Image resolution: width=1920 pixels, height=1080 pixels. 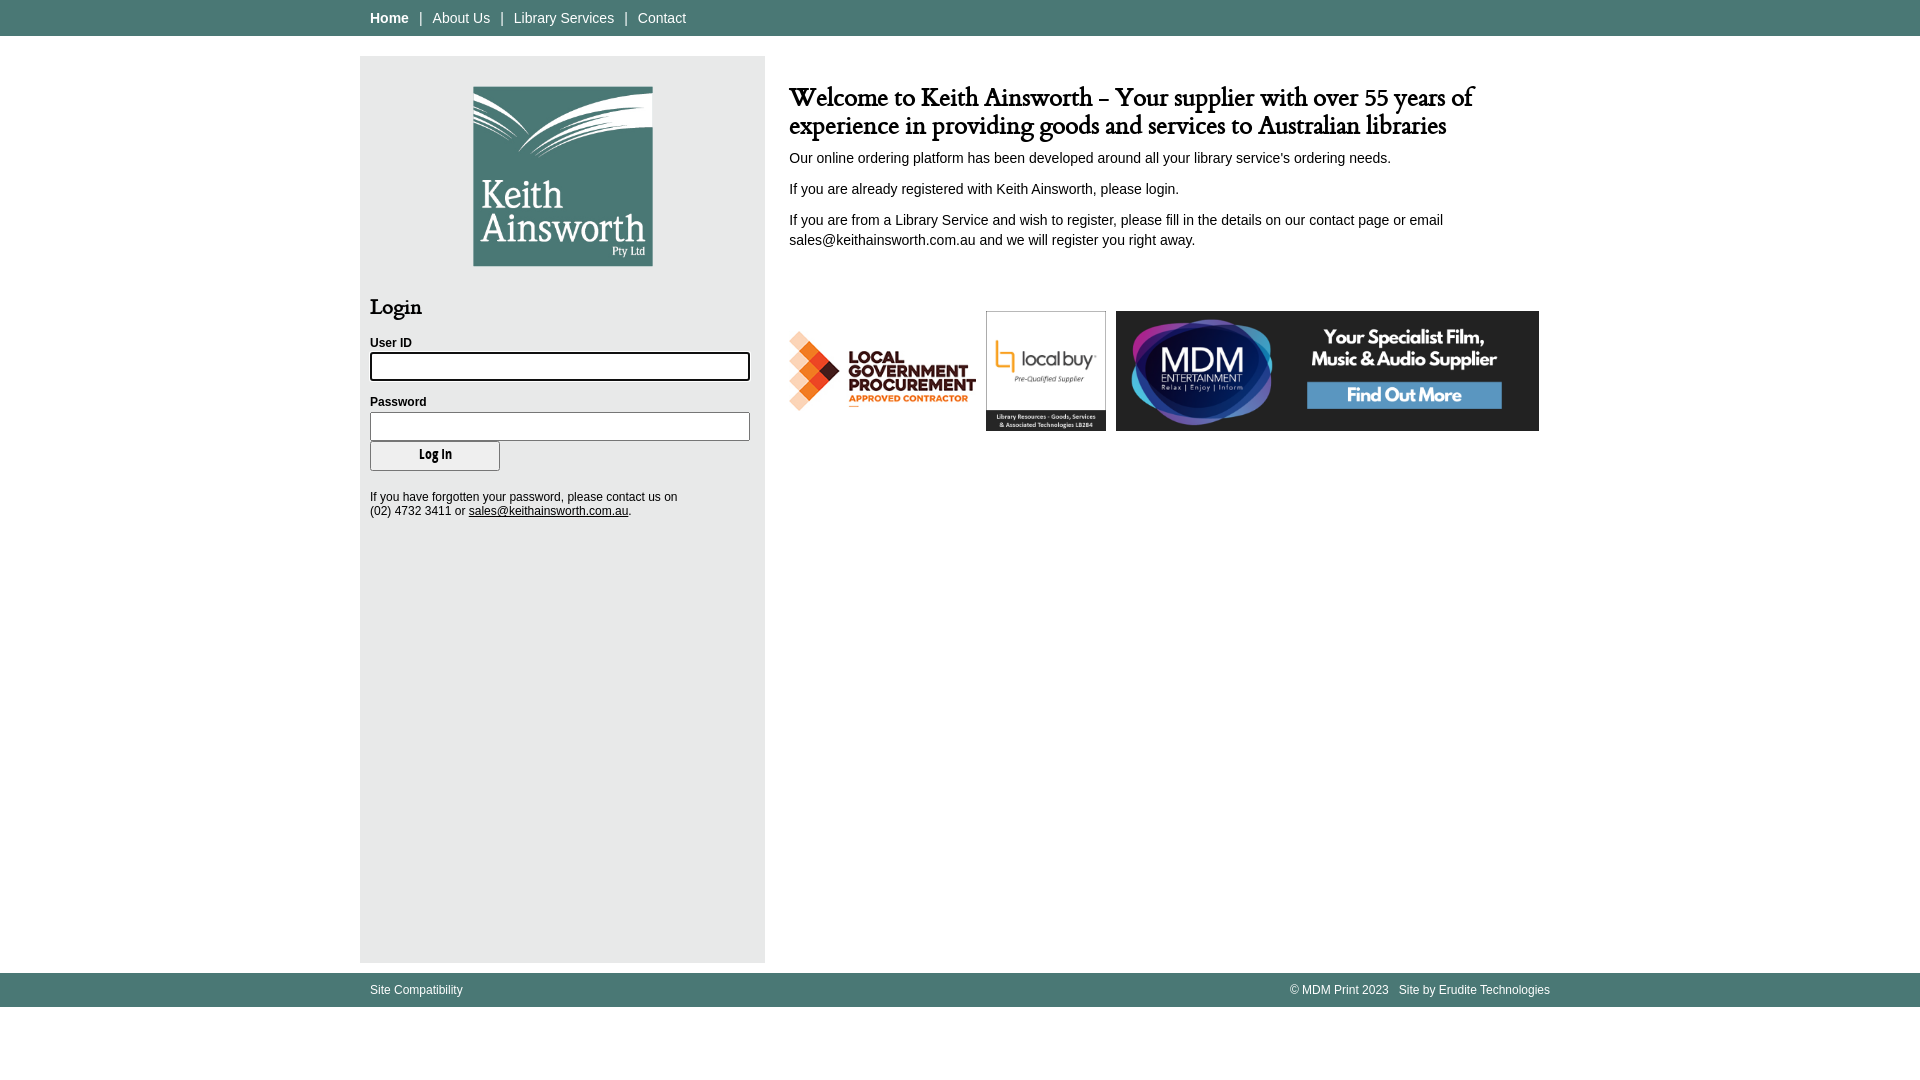 I want to click on 'Contact', so click(x=662, y=18).